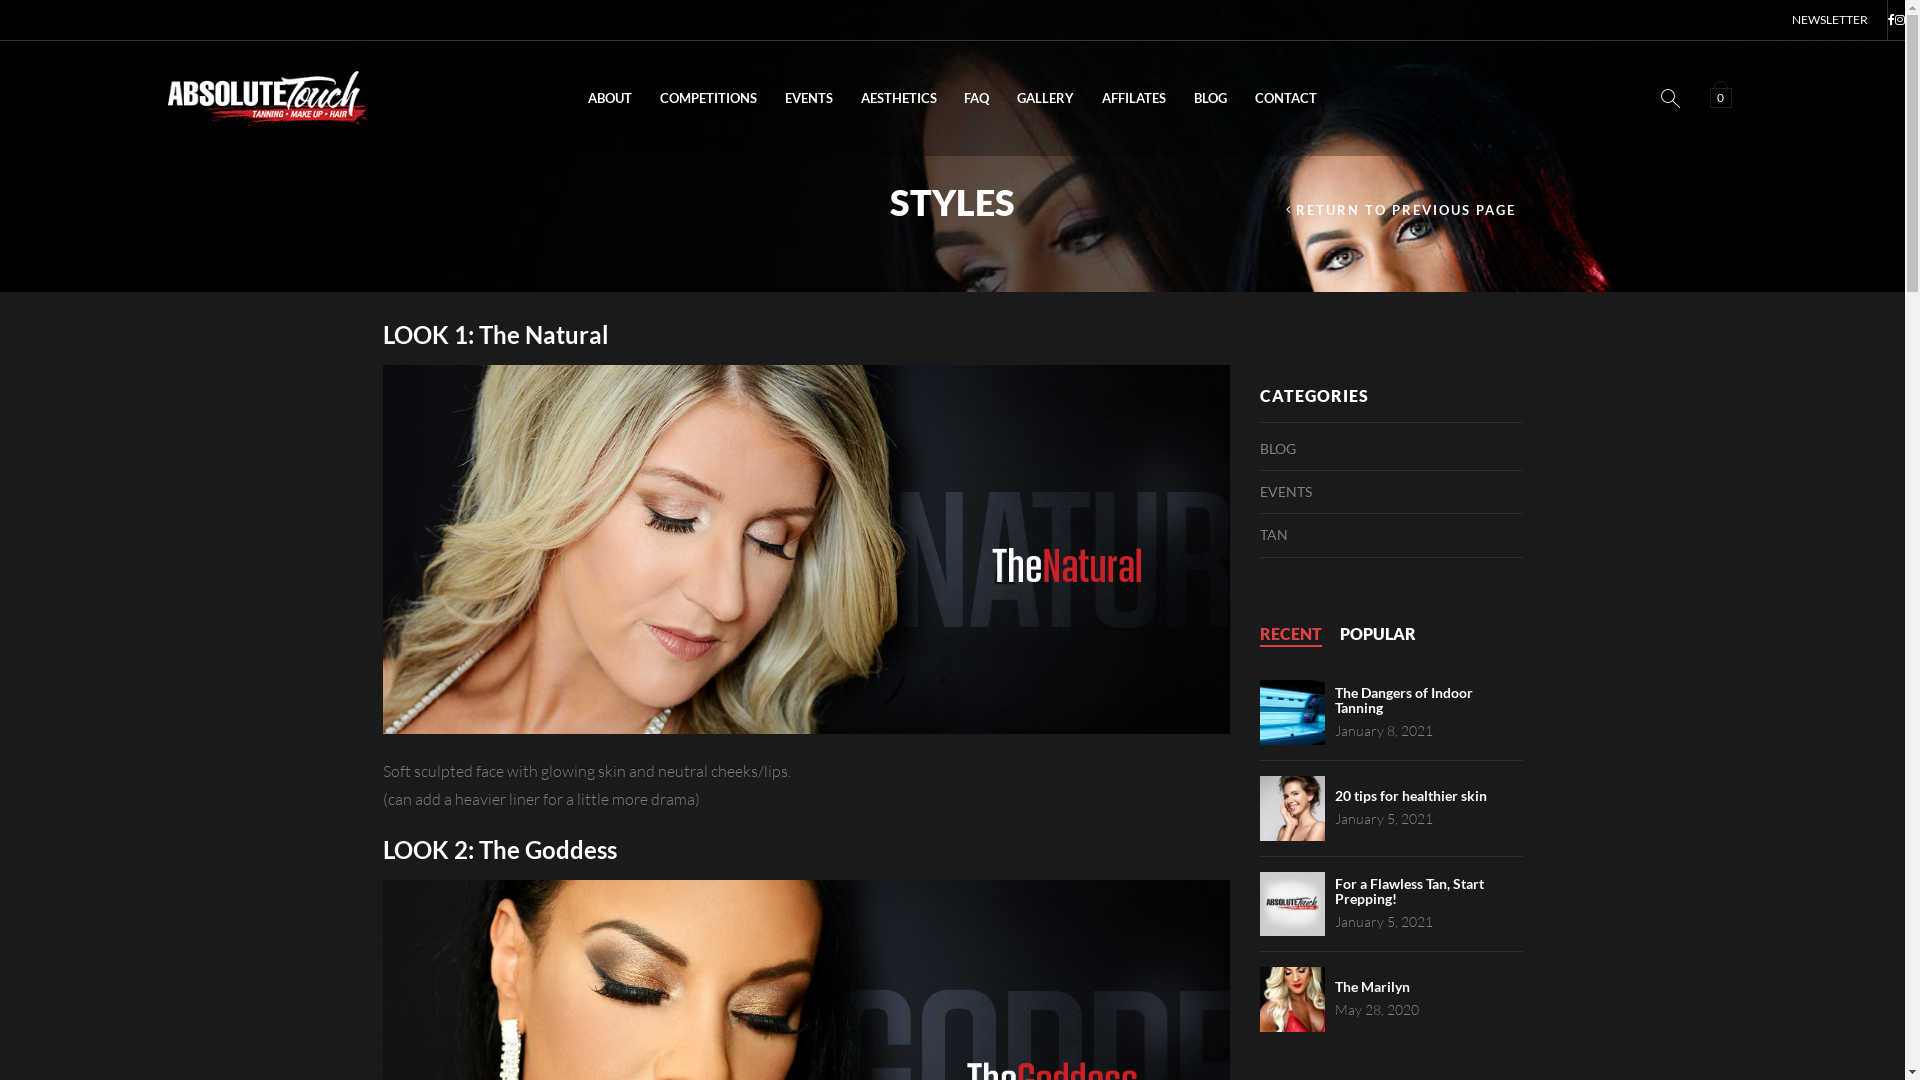  Describe the element at coordinates (1400, 210) in the screenshot. I see `'RETURN TO PREVIOUS PAGE'` at that location.